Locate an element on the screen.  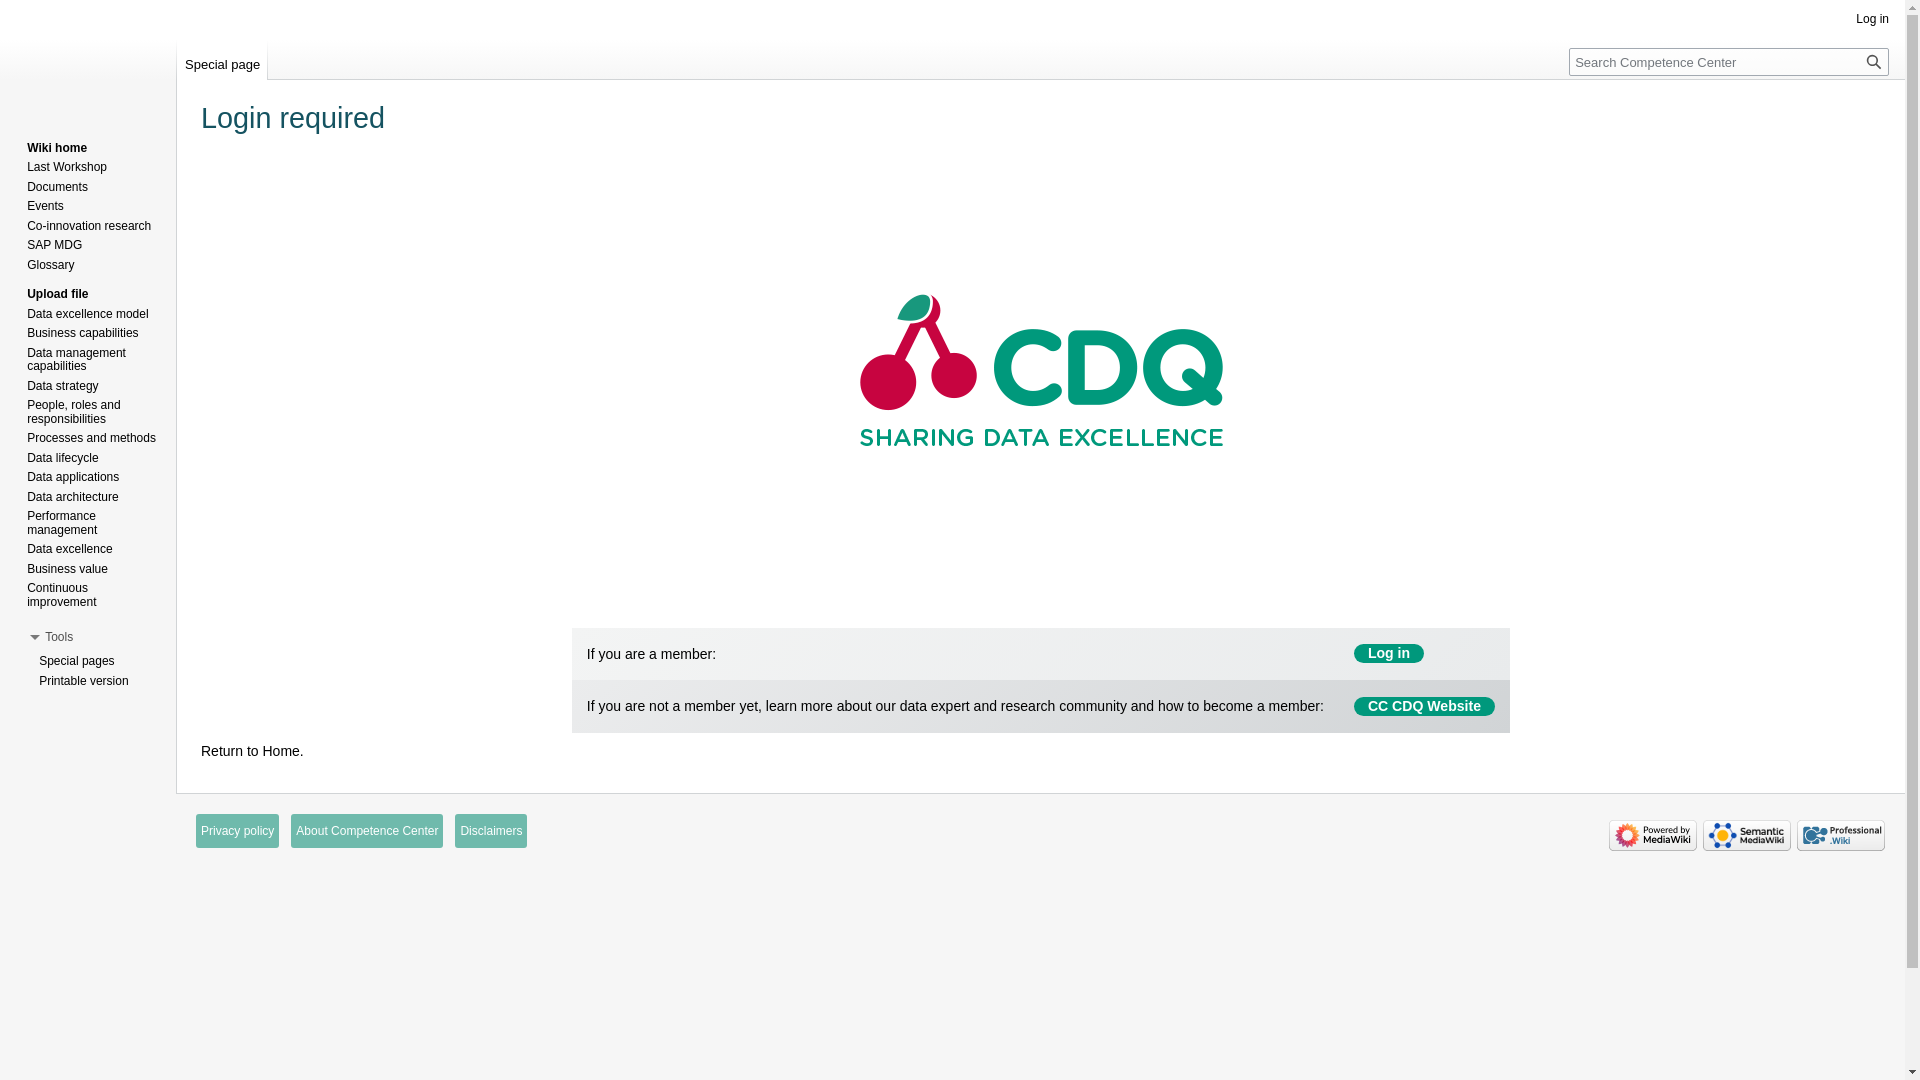
'Data strategy' is located at coordinates (62, 385).